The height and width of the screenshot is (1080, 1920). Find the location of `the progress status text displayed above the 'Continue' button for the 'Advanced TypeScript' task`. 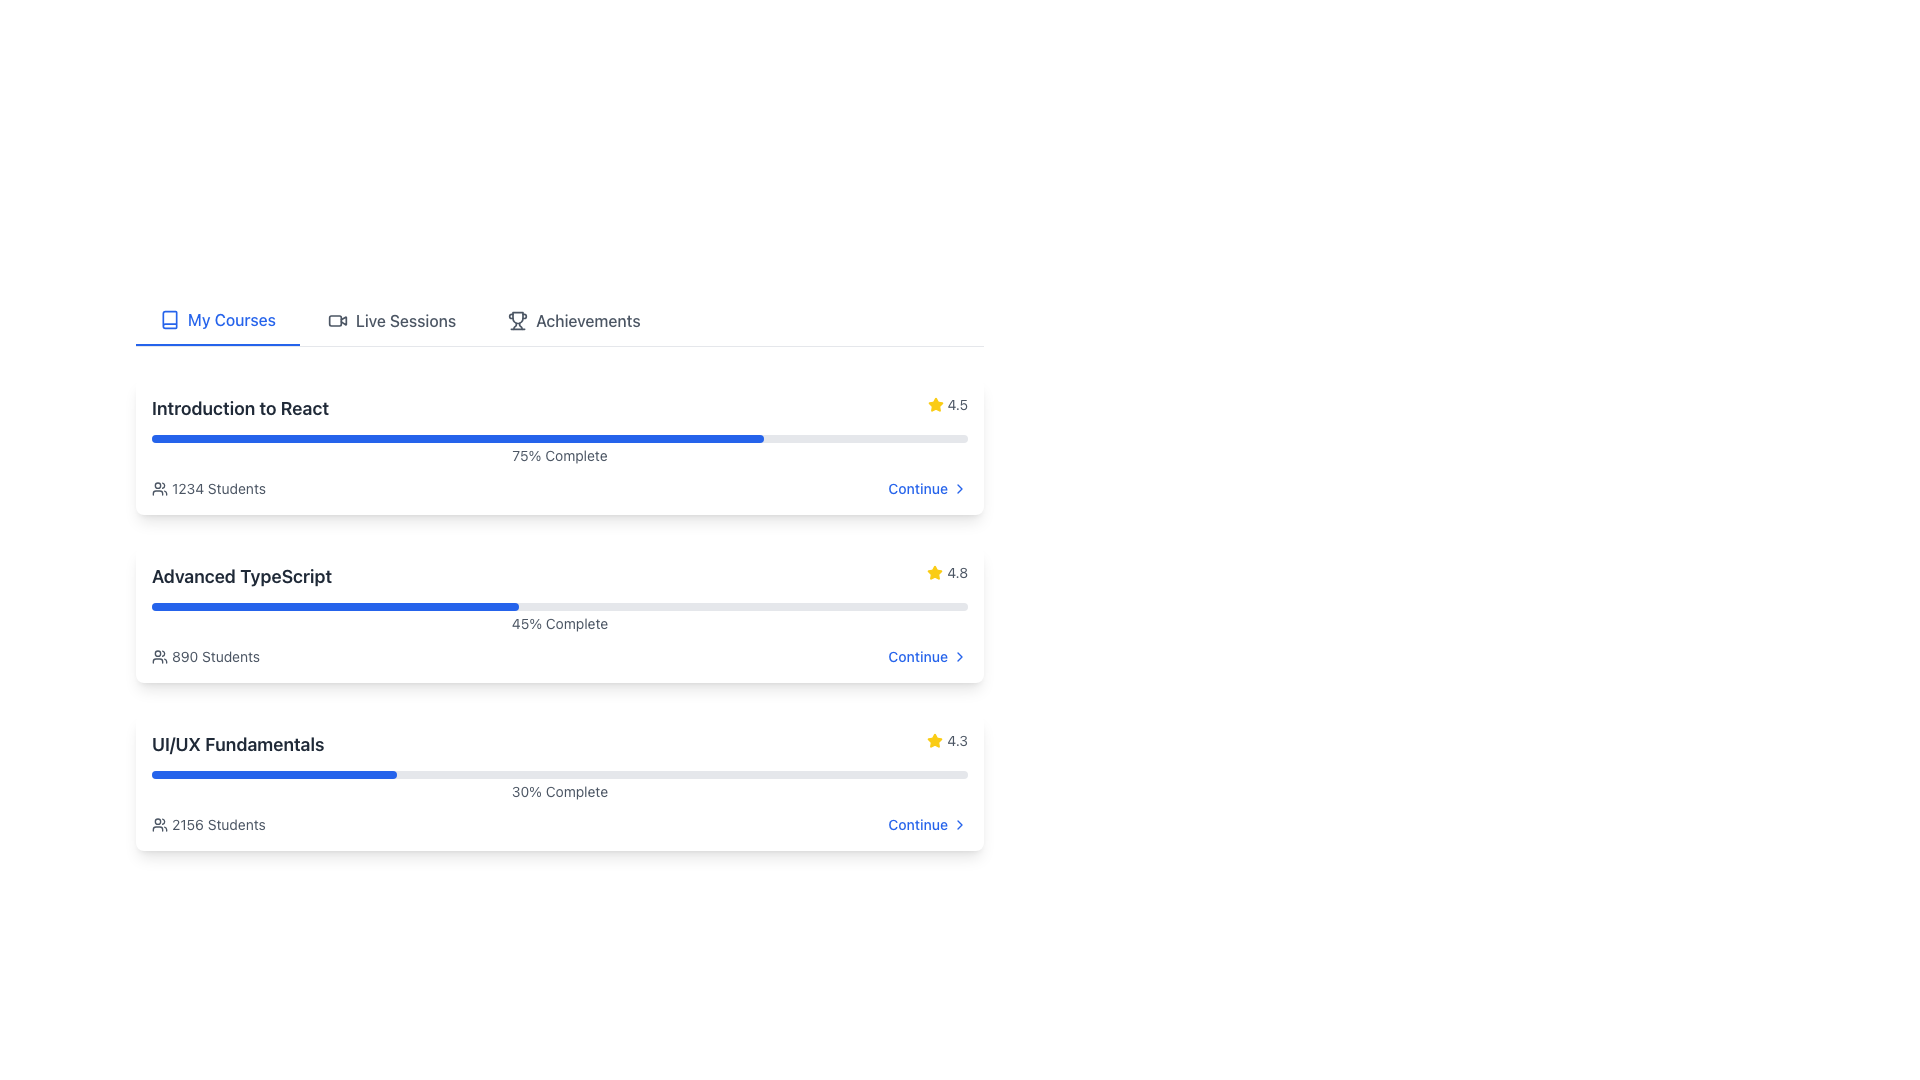

the progress status text displayed above the 'Continue' button for the 'Advanced TypeScript' task is located at coordinates (560, 622).